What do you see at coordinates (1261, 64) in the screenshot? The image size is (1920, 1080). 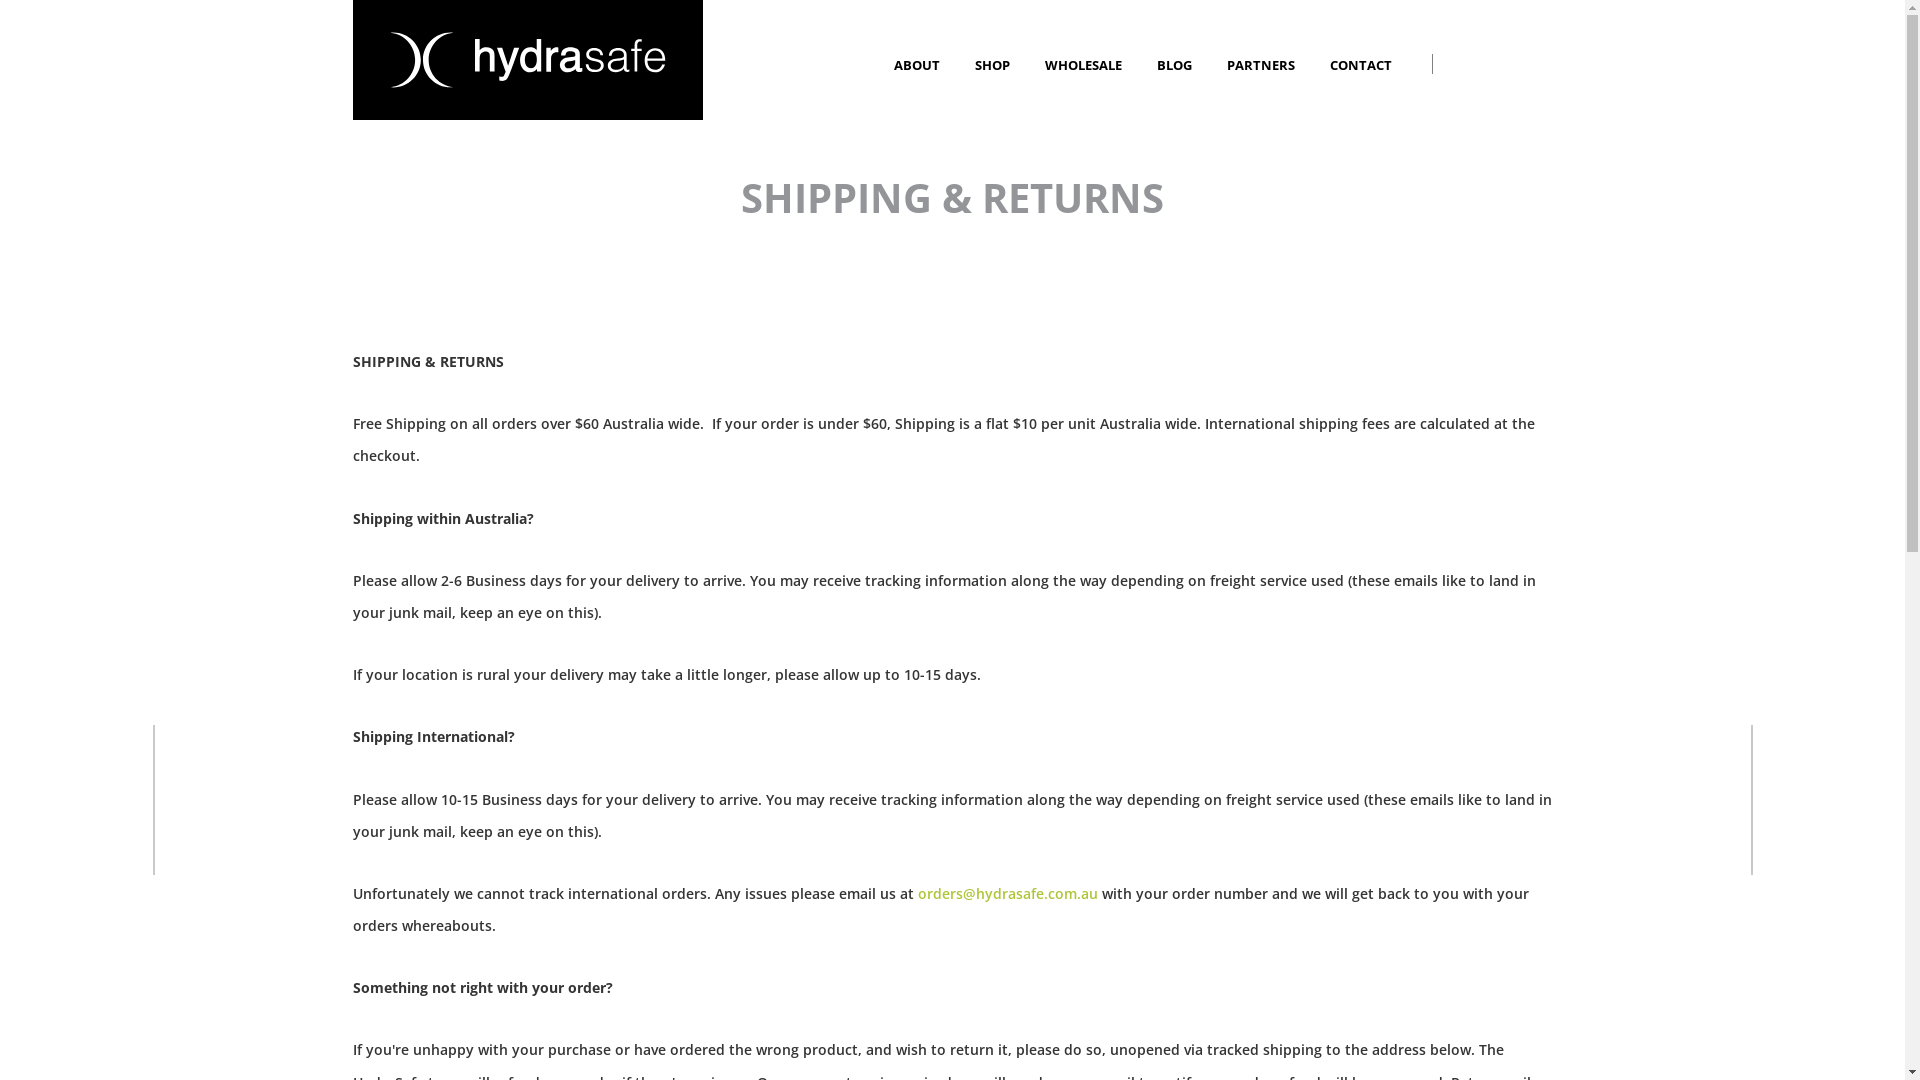 I see `'PARTNERS'` at bounding box center [1261, 64].